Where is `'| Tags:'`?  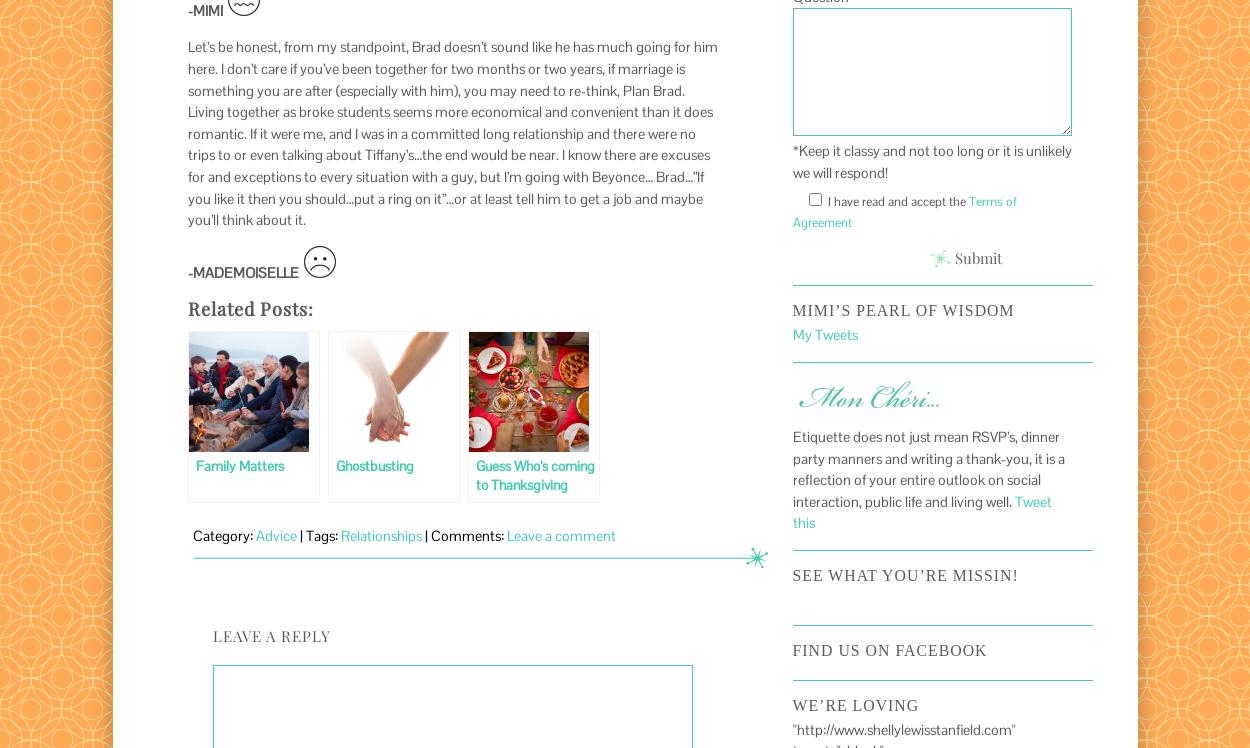 '| Tags:' is located at coordinates (317, 535).